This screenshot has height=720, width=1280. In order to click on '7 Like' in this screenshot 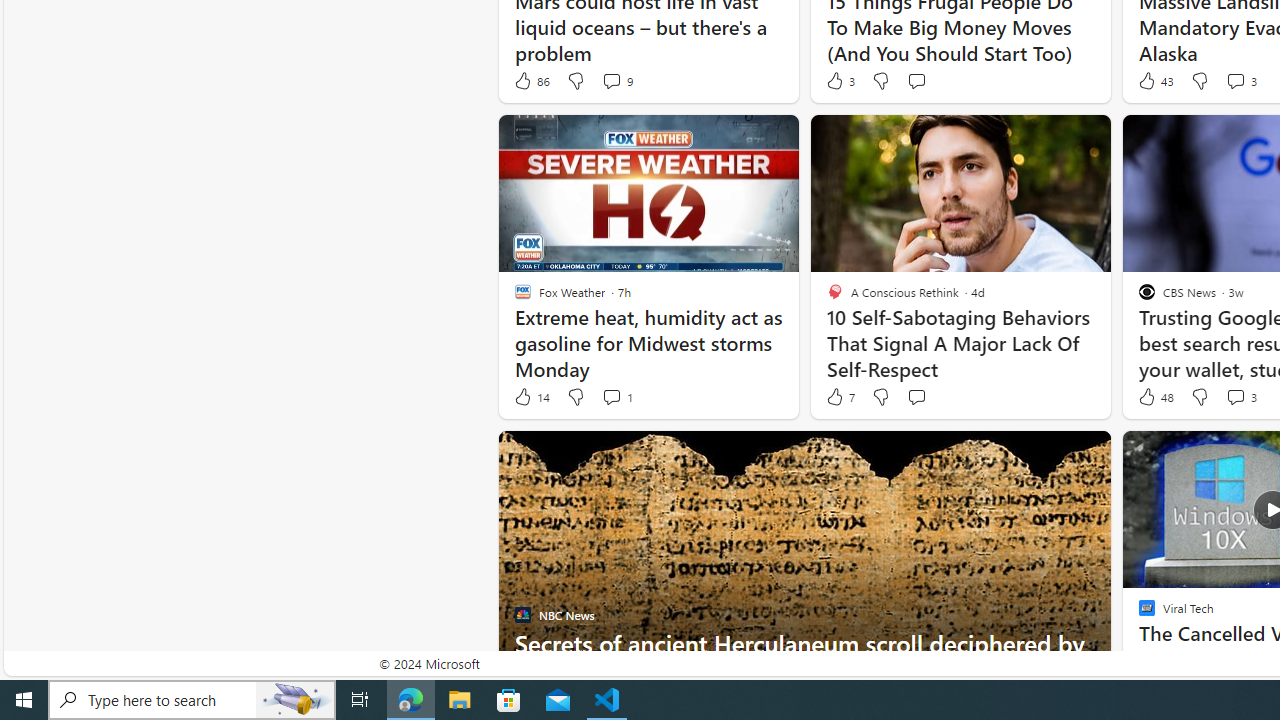, I will do `click(839, 397)`.